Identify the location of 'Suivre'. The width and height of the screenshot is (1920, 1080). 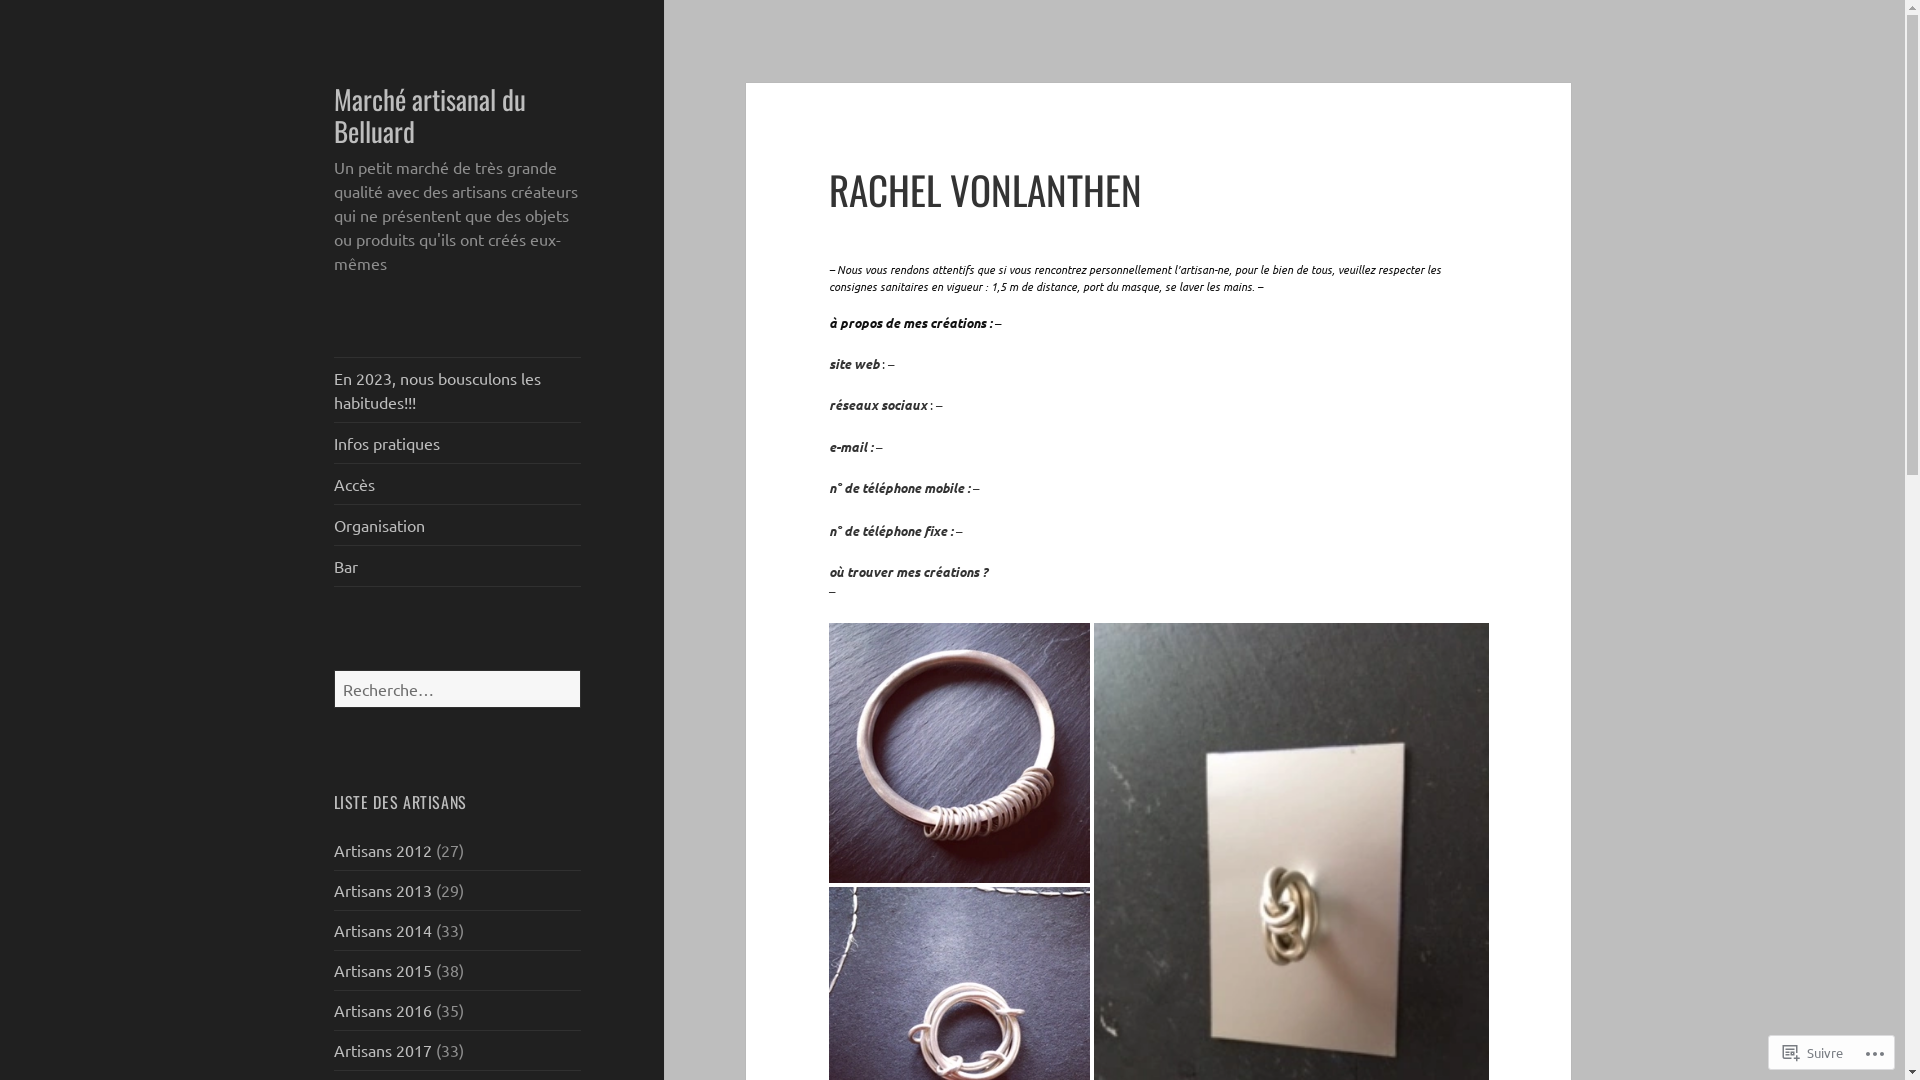
(1775, 1051).